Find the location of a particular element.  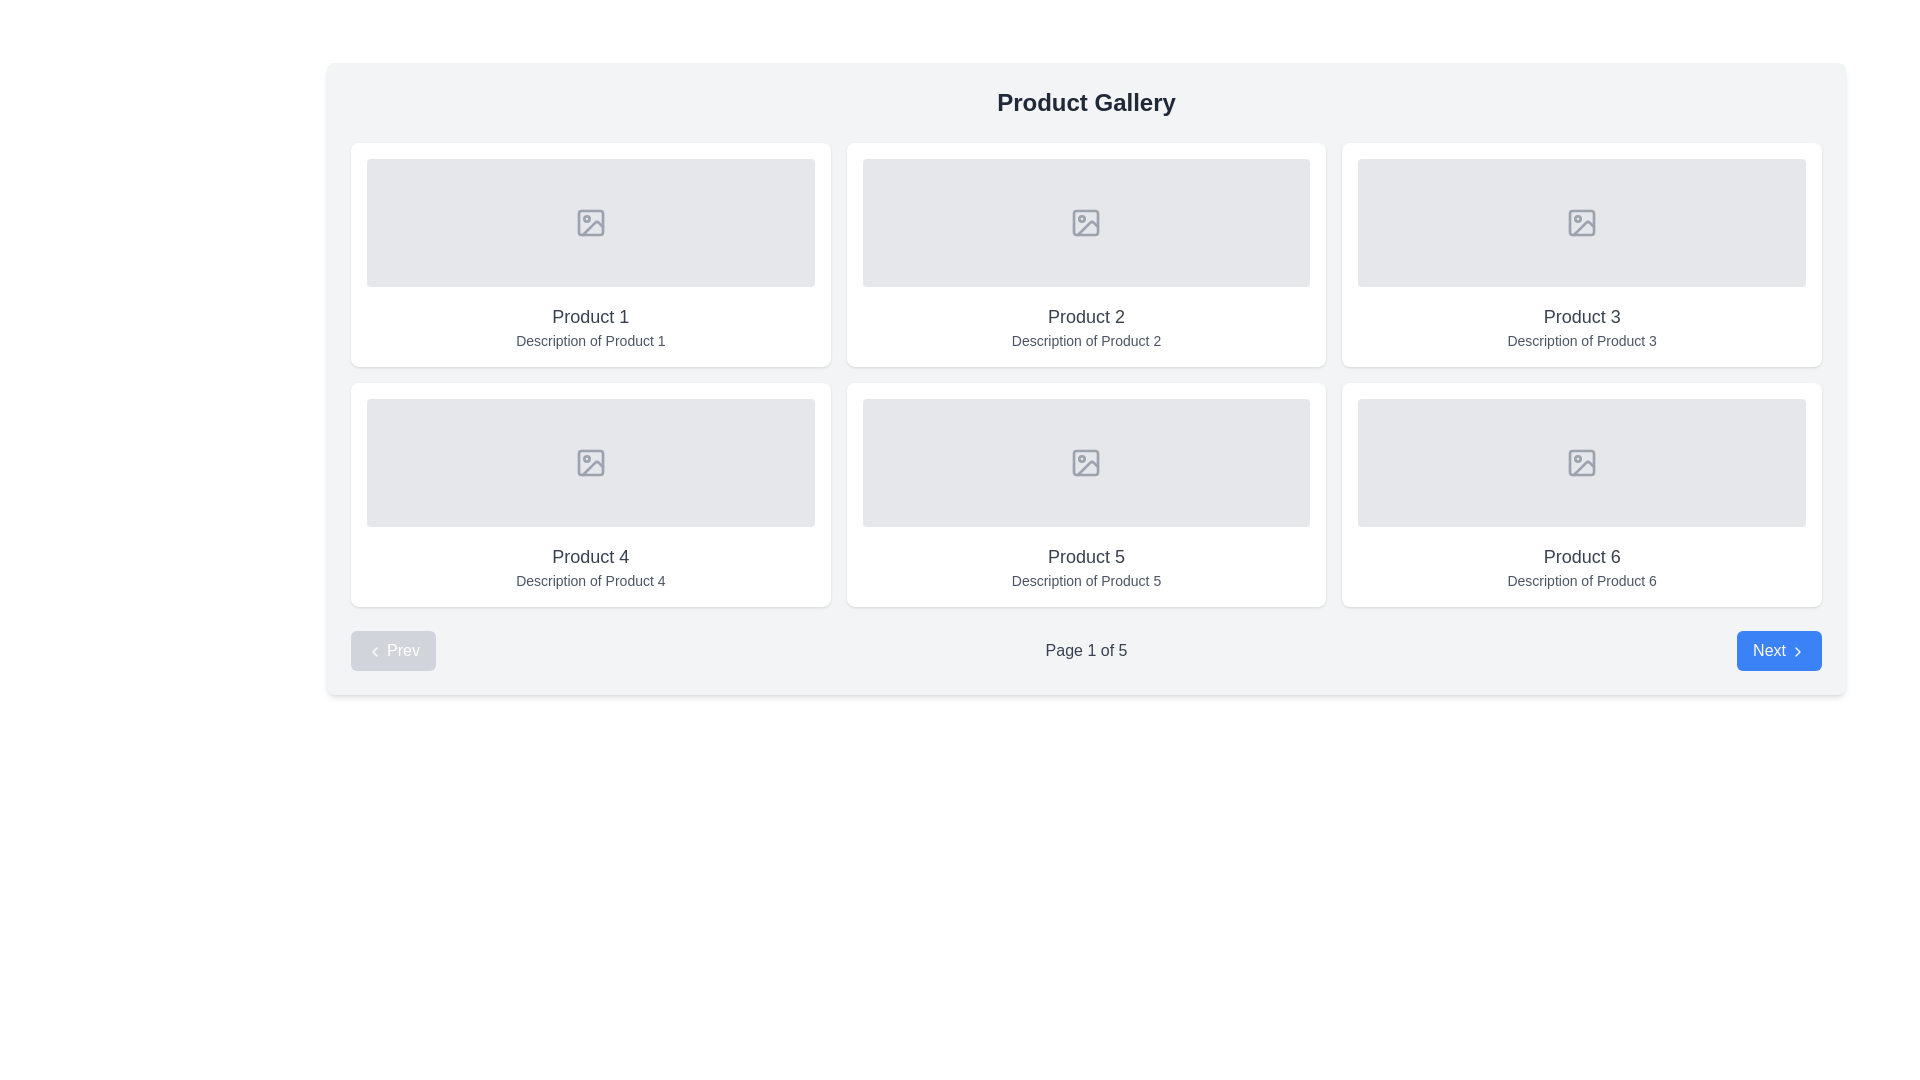

the Label displaying the name or title of the product located in the third product card on the top row of the product gallery grid, which is above the text 'Description of Product 3' is located at coordinates (1581, 315).